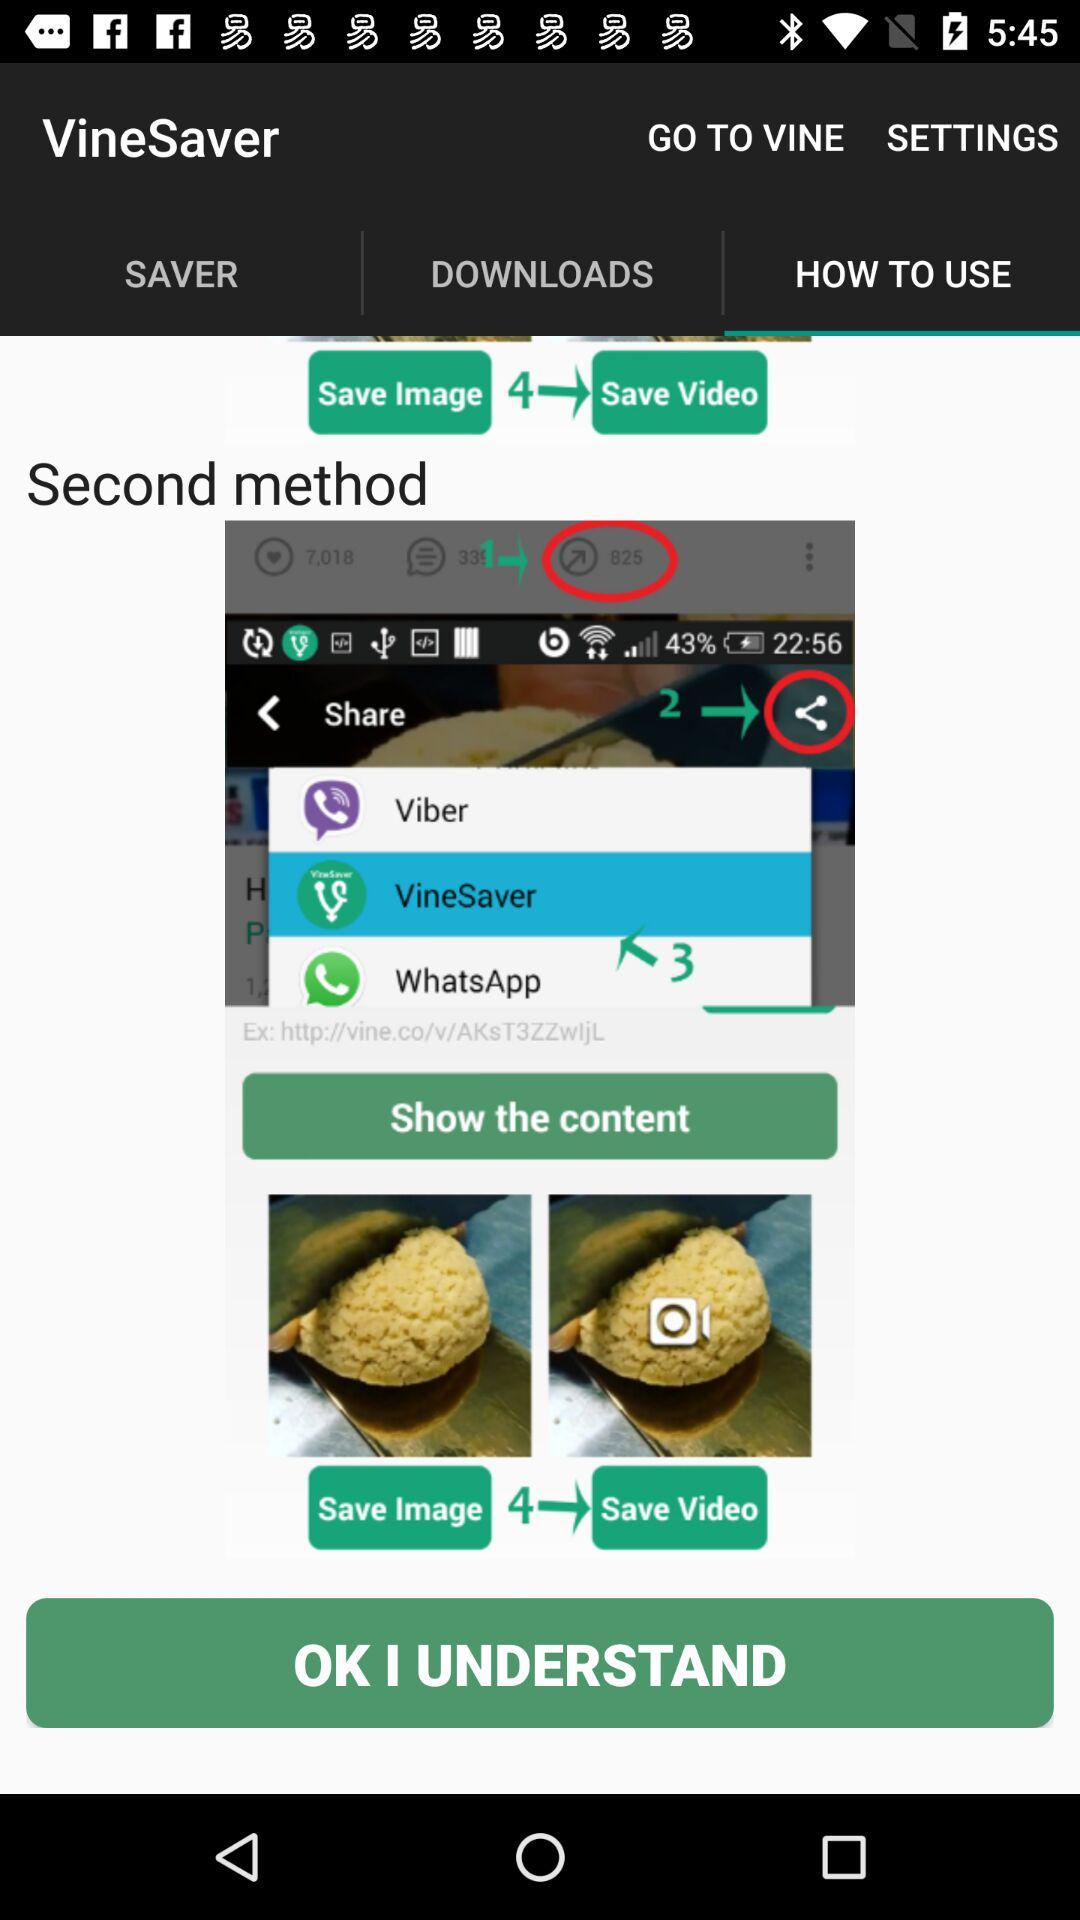  I want to click on icon next to the settings item, so click(745, 135).